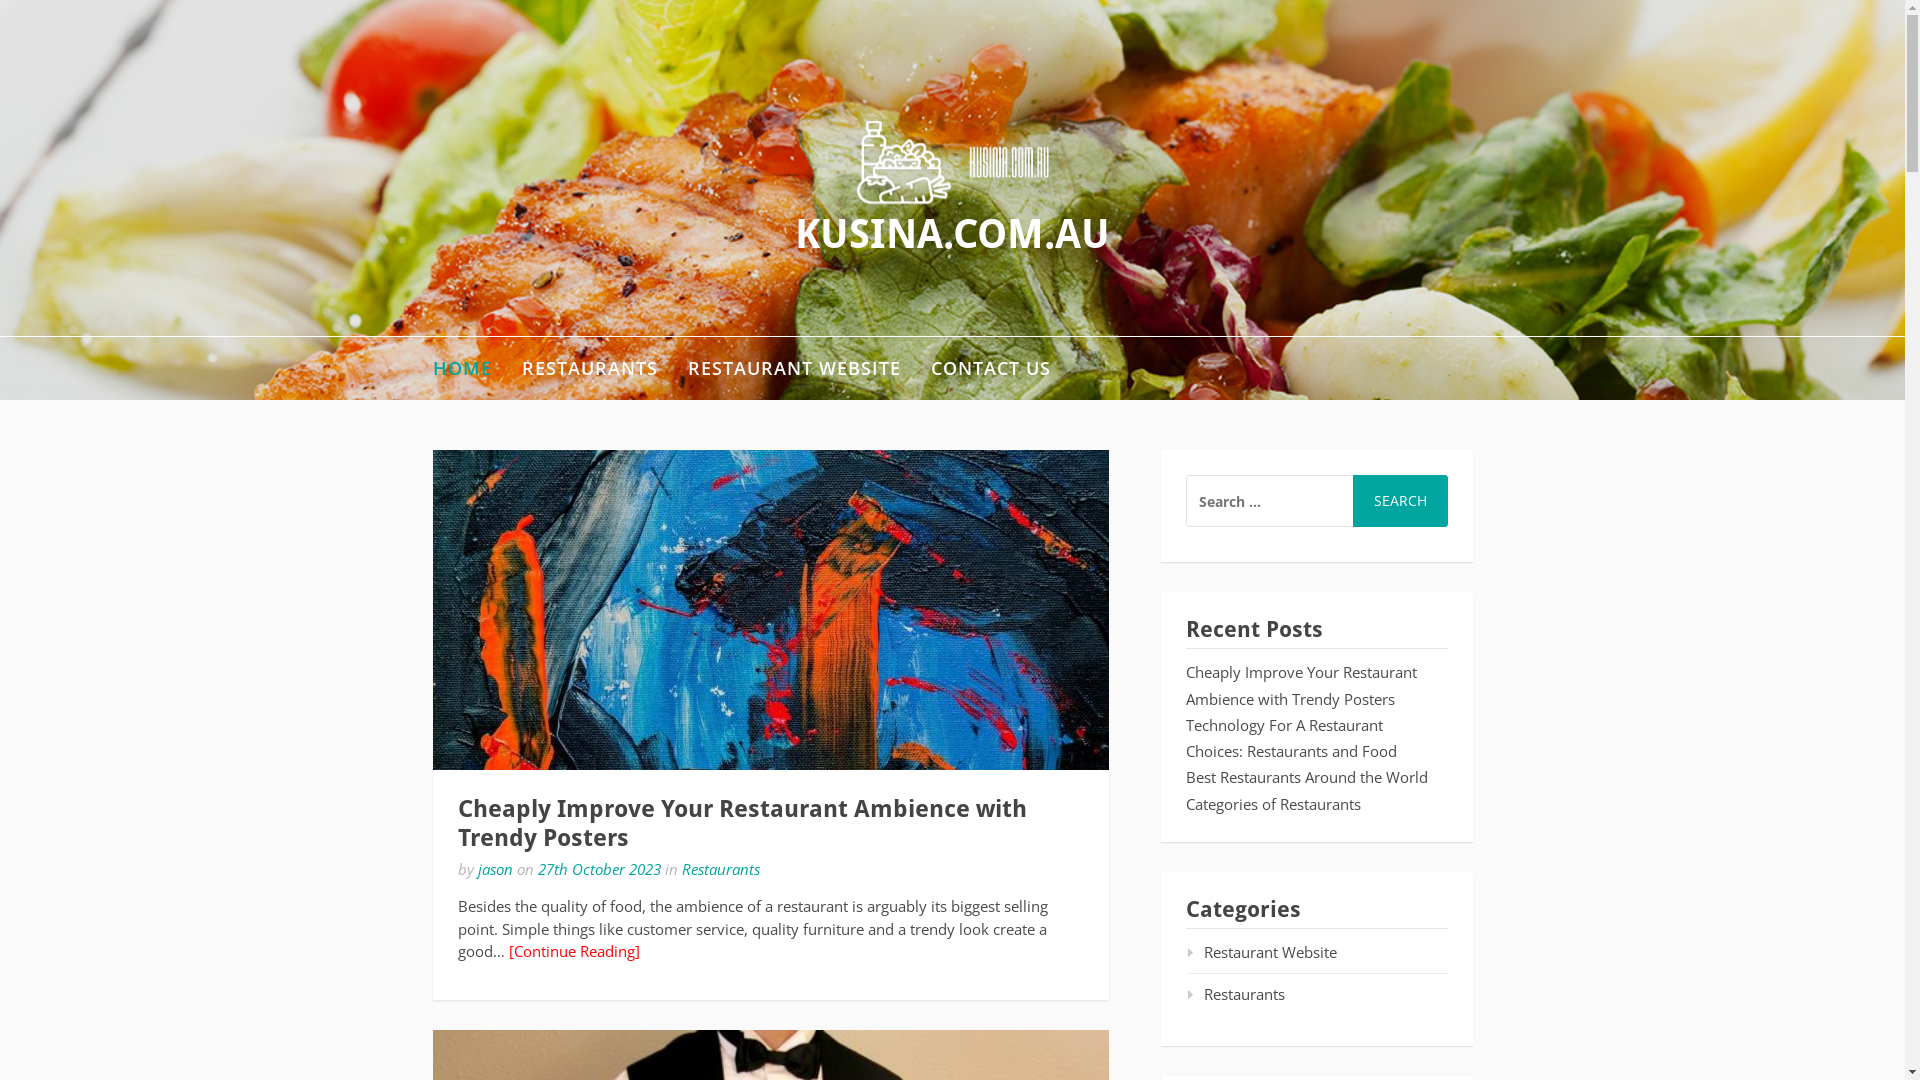 Image resolution: width=1920 pixels, height=1080 pixels. What do you see at coordinates (1306, 775) in the screenshot?
I see `'Best Restaurants Around the World'` at bounding box center [1306, 775].